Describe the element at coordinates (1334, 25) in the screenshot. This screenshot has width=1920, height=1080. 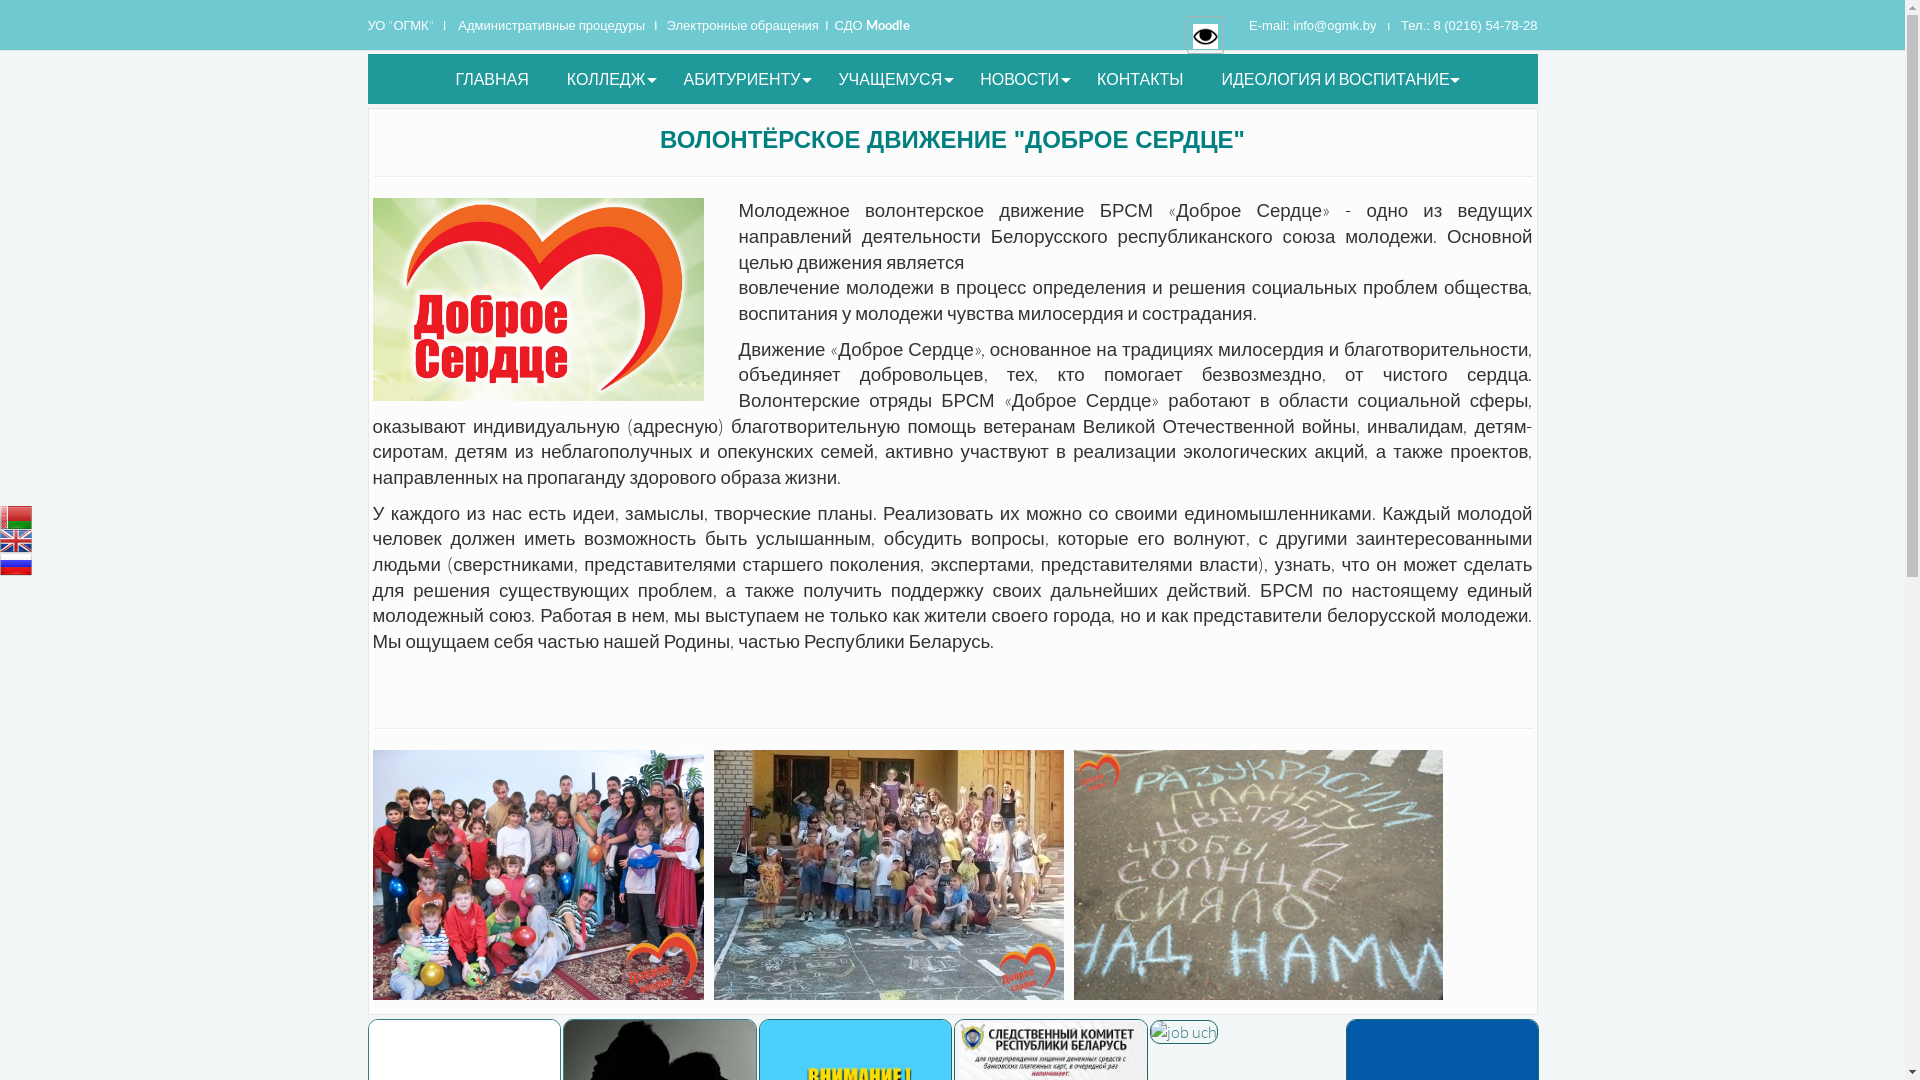
I see `'info@ogmk.by'` at that location.